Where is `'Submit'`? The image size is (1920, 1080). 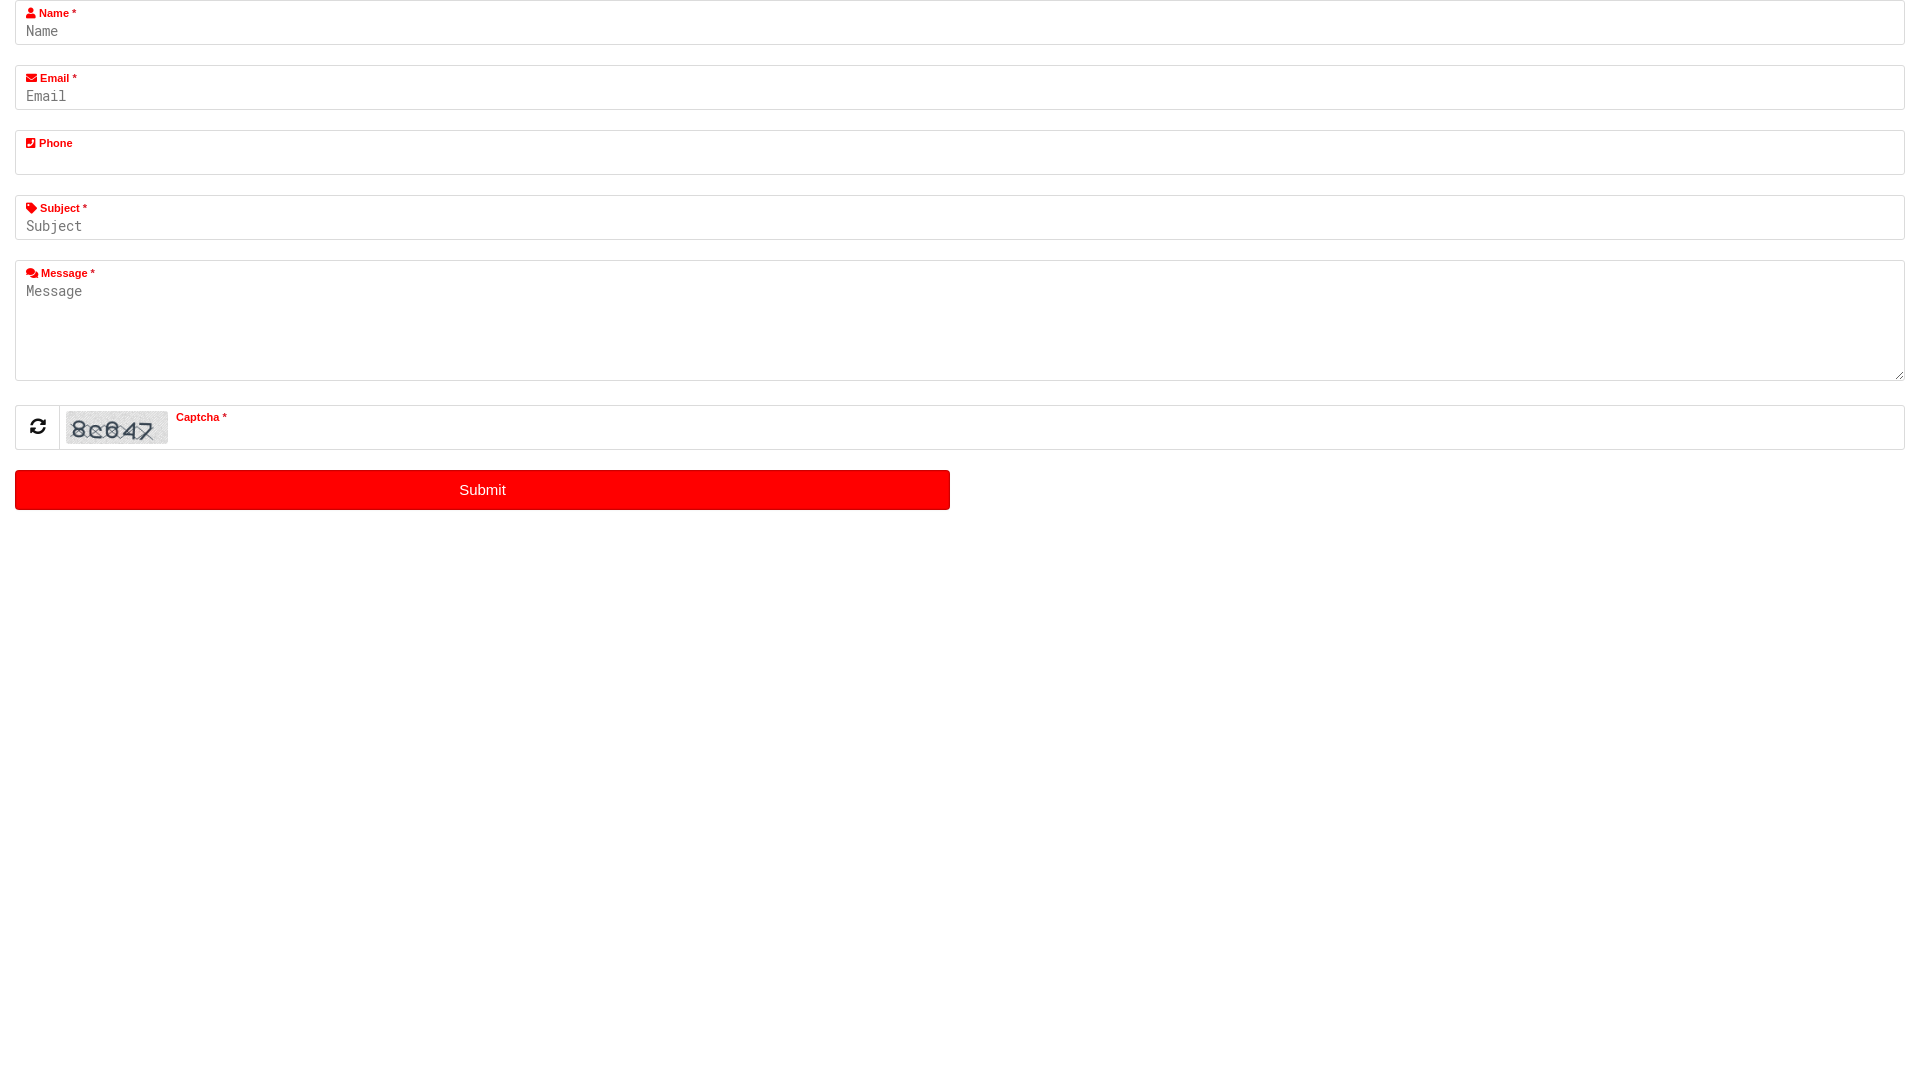
'Submit' is located at coordinates (482, 489).